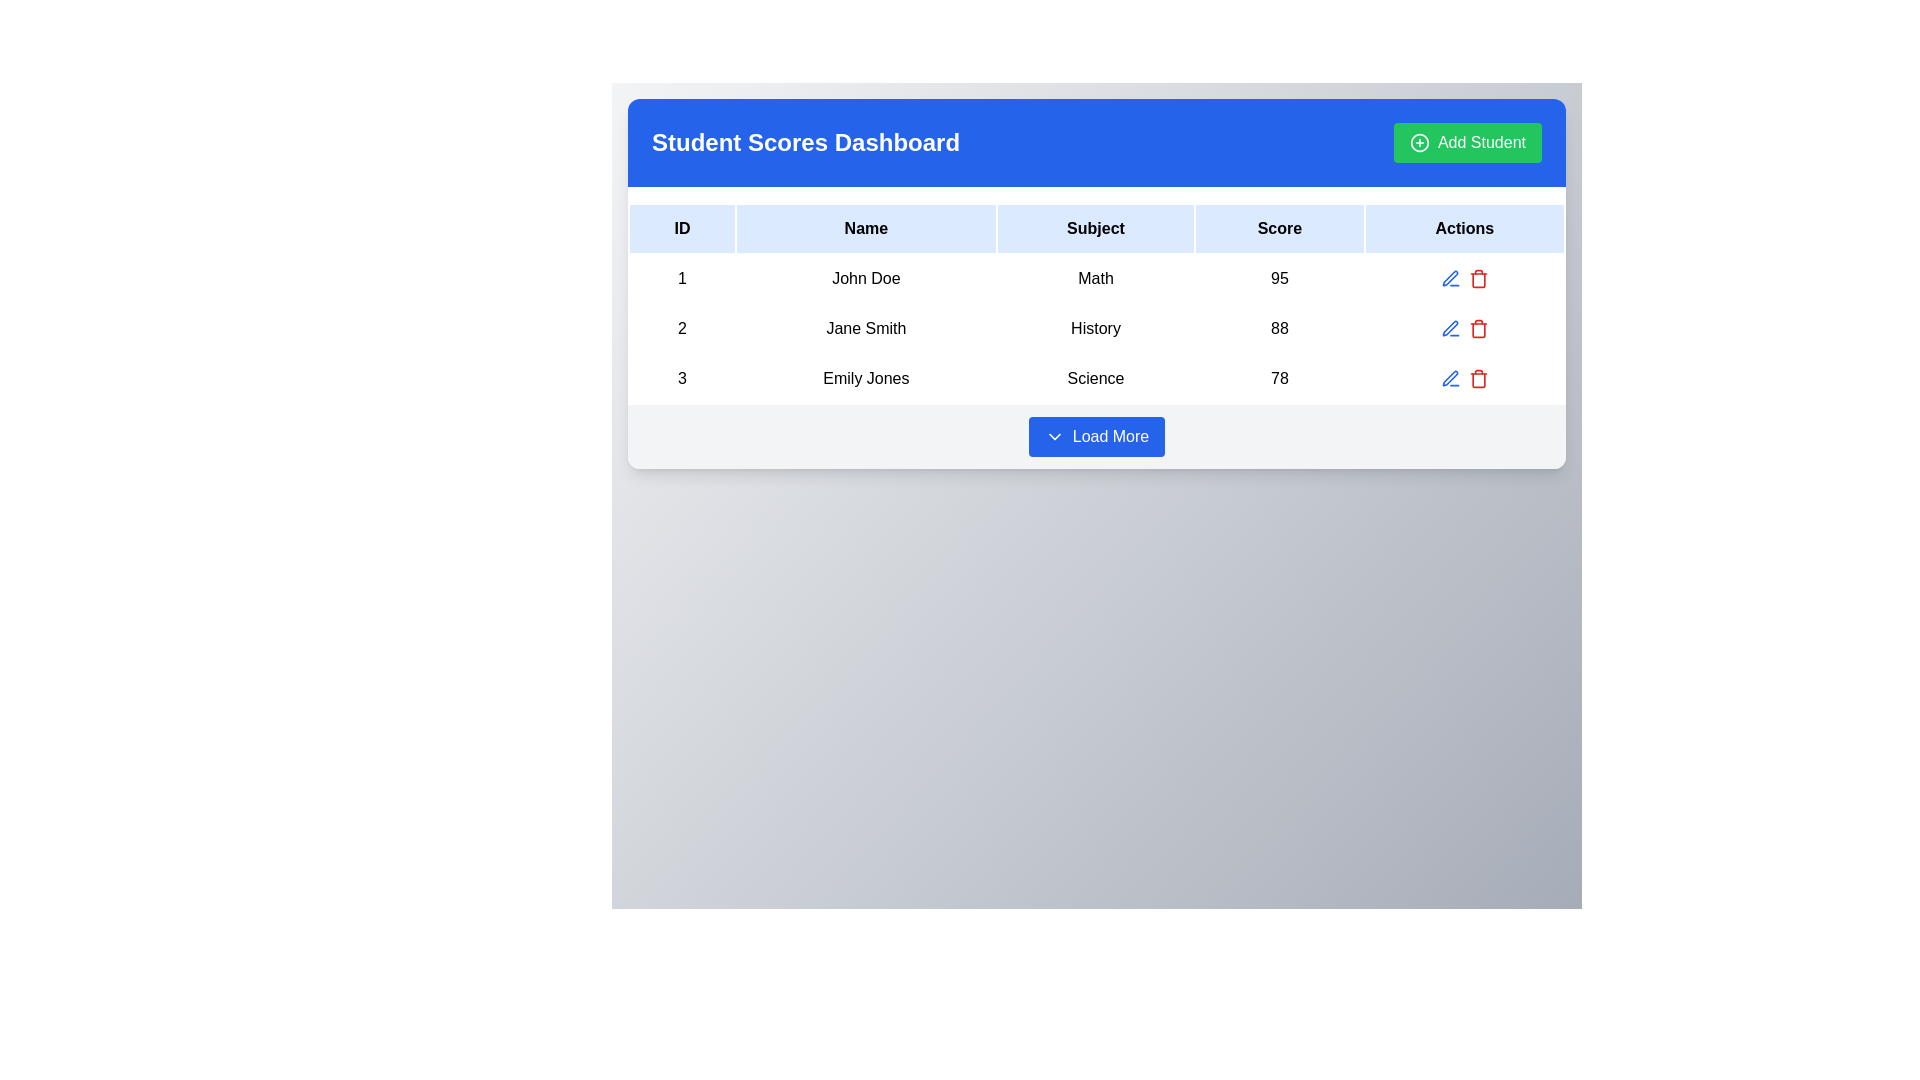 This screenshot has width=1920, height=1080. I want to click on the heading text element located in the blue header bar at the top of the dashboard card, which indicates the purpose and scope of the presented information, so click(806, 141).